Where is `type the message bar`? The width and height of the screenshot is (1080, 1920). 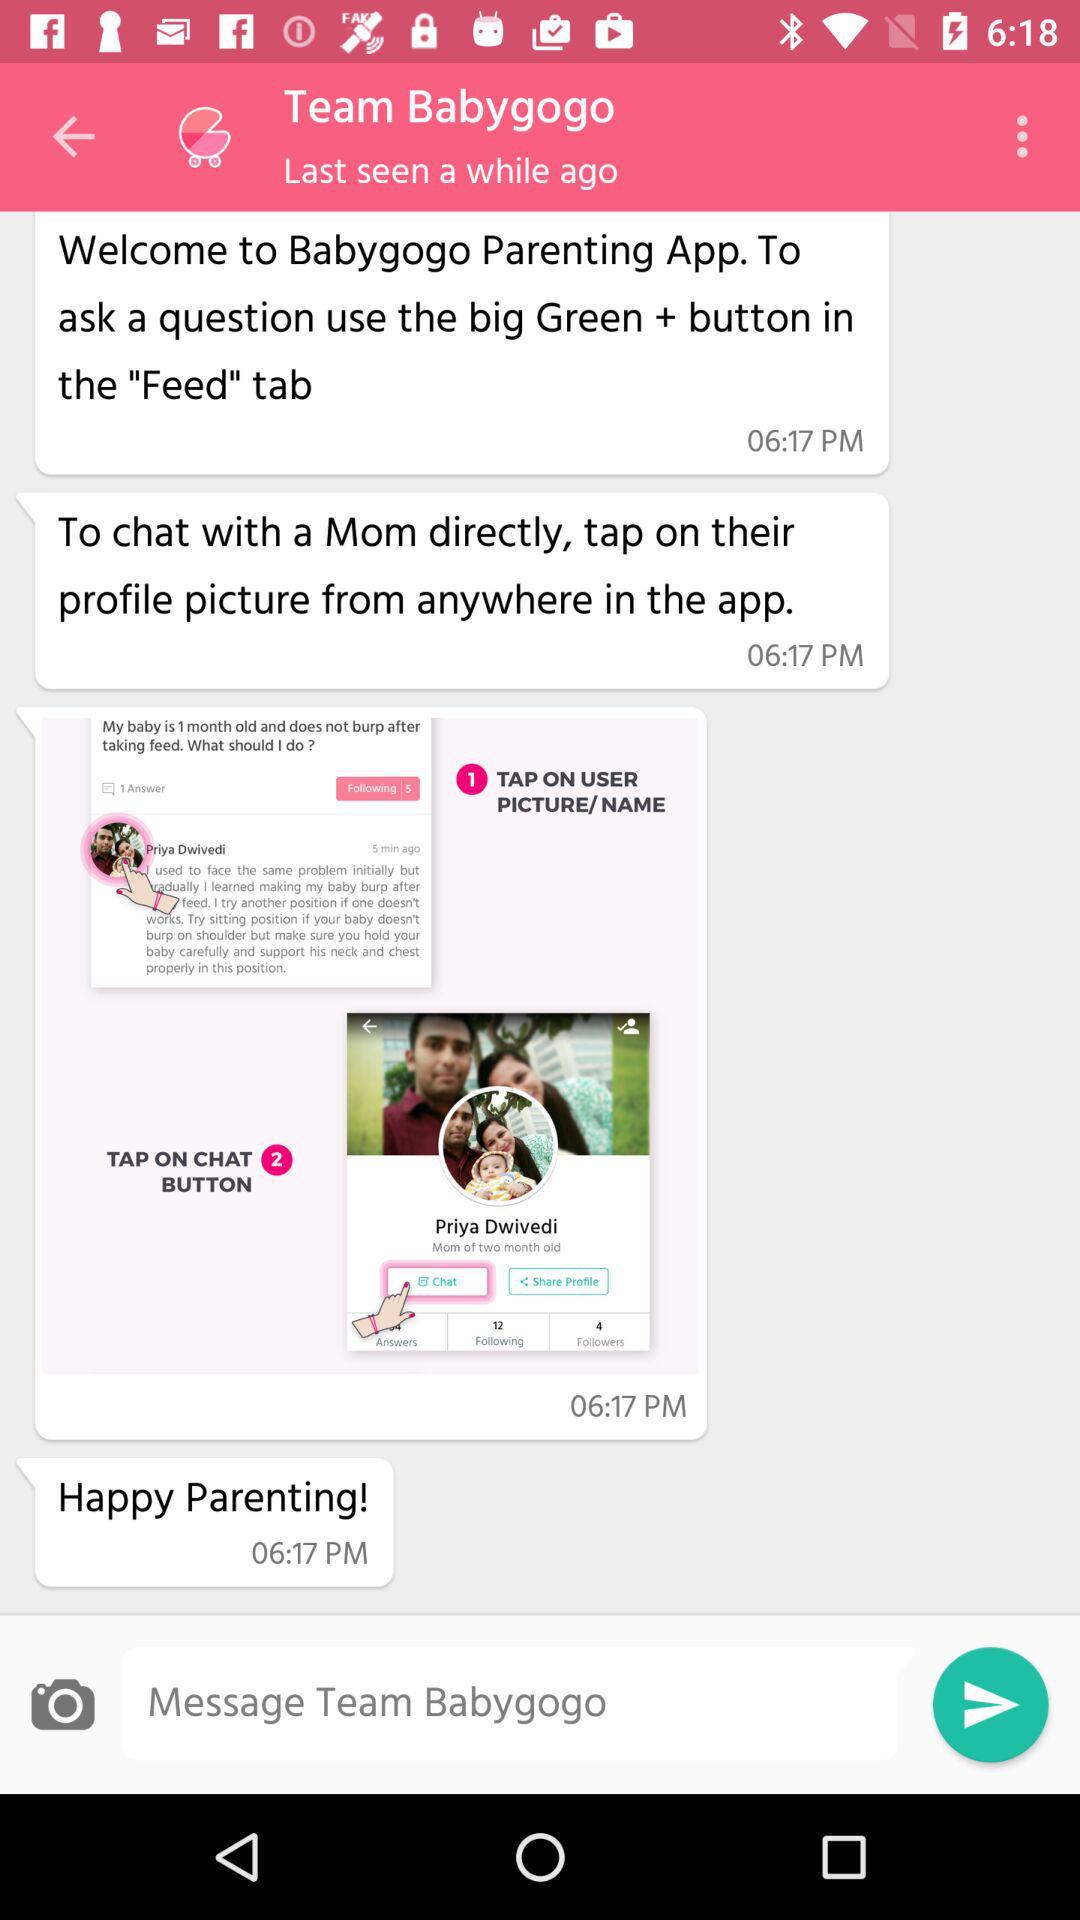 type the message bar is located at coordinates (518, 1703).